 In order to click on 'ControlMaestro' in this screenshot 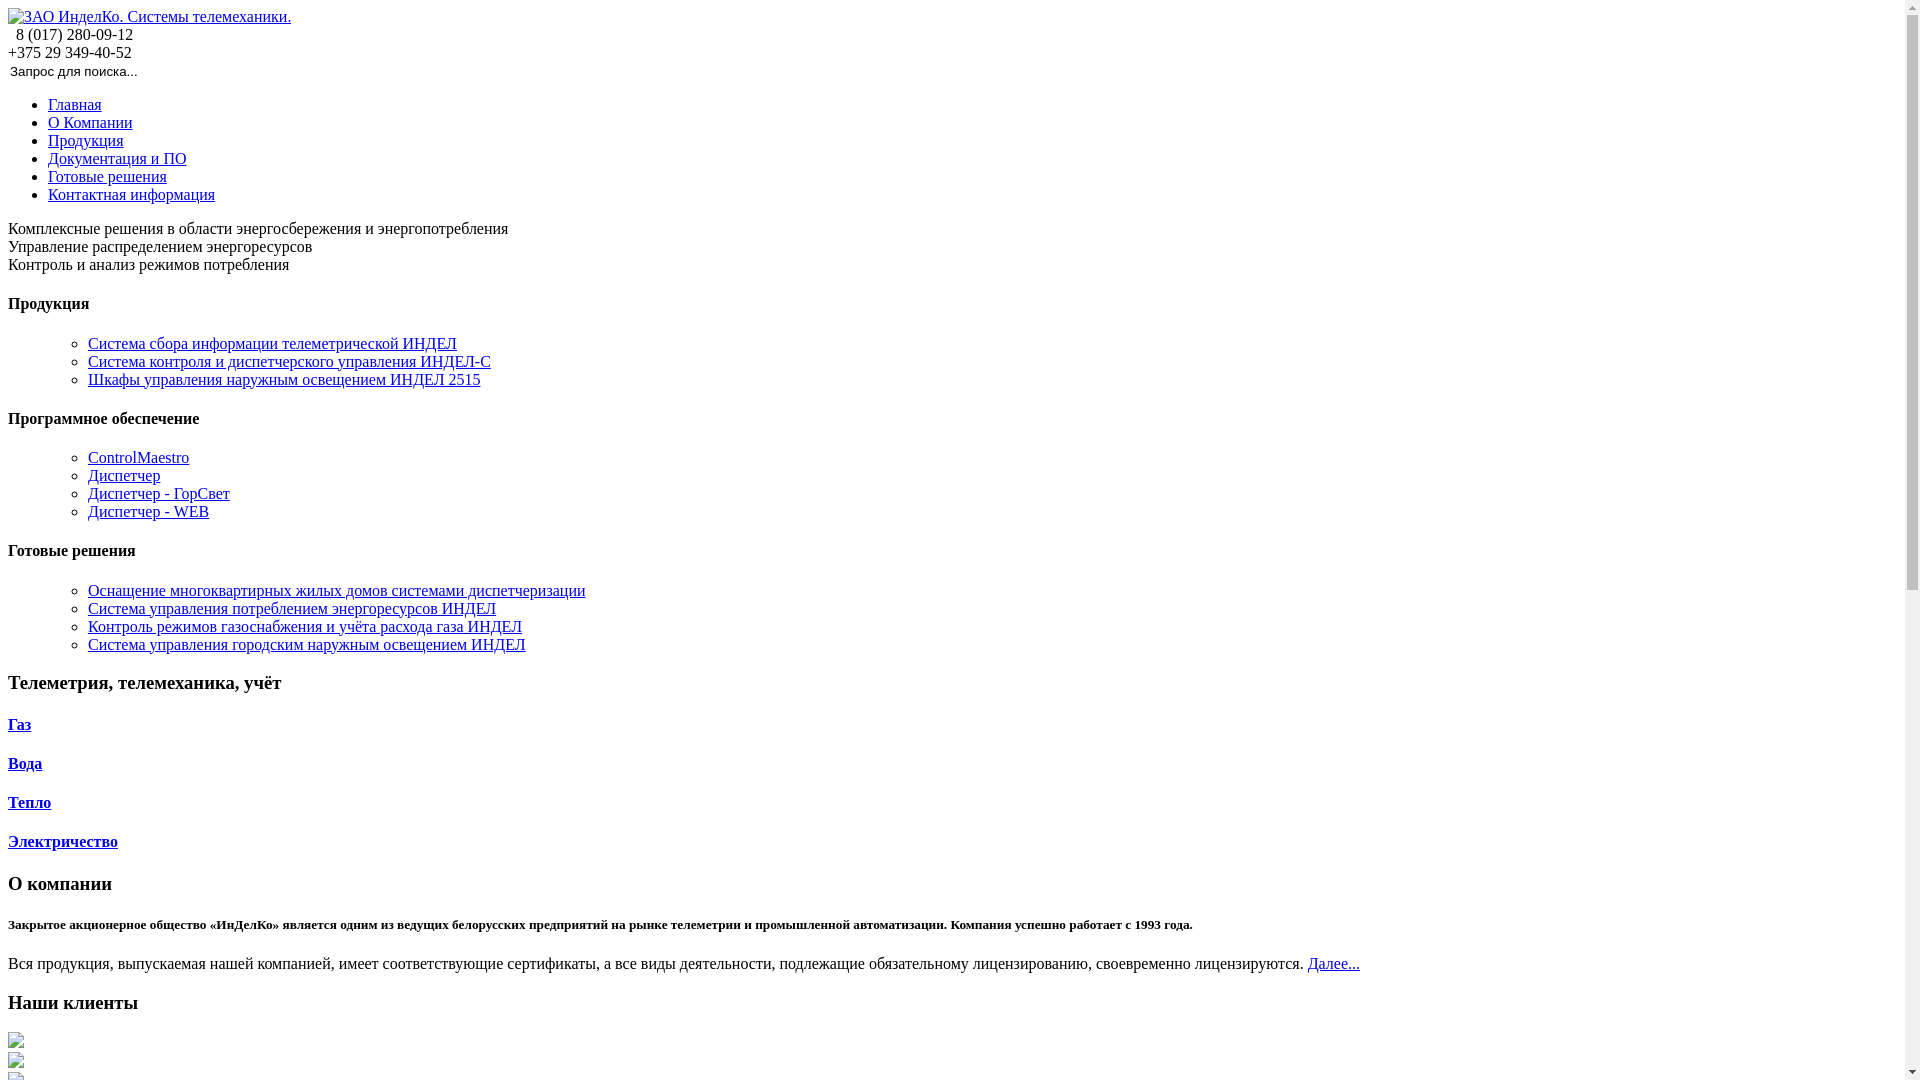, I will do `click(137, 457)`.